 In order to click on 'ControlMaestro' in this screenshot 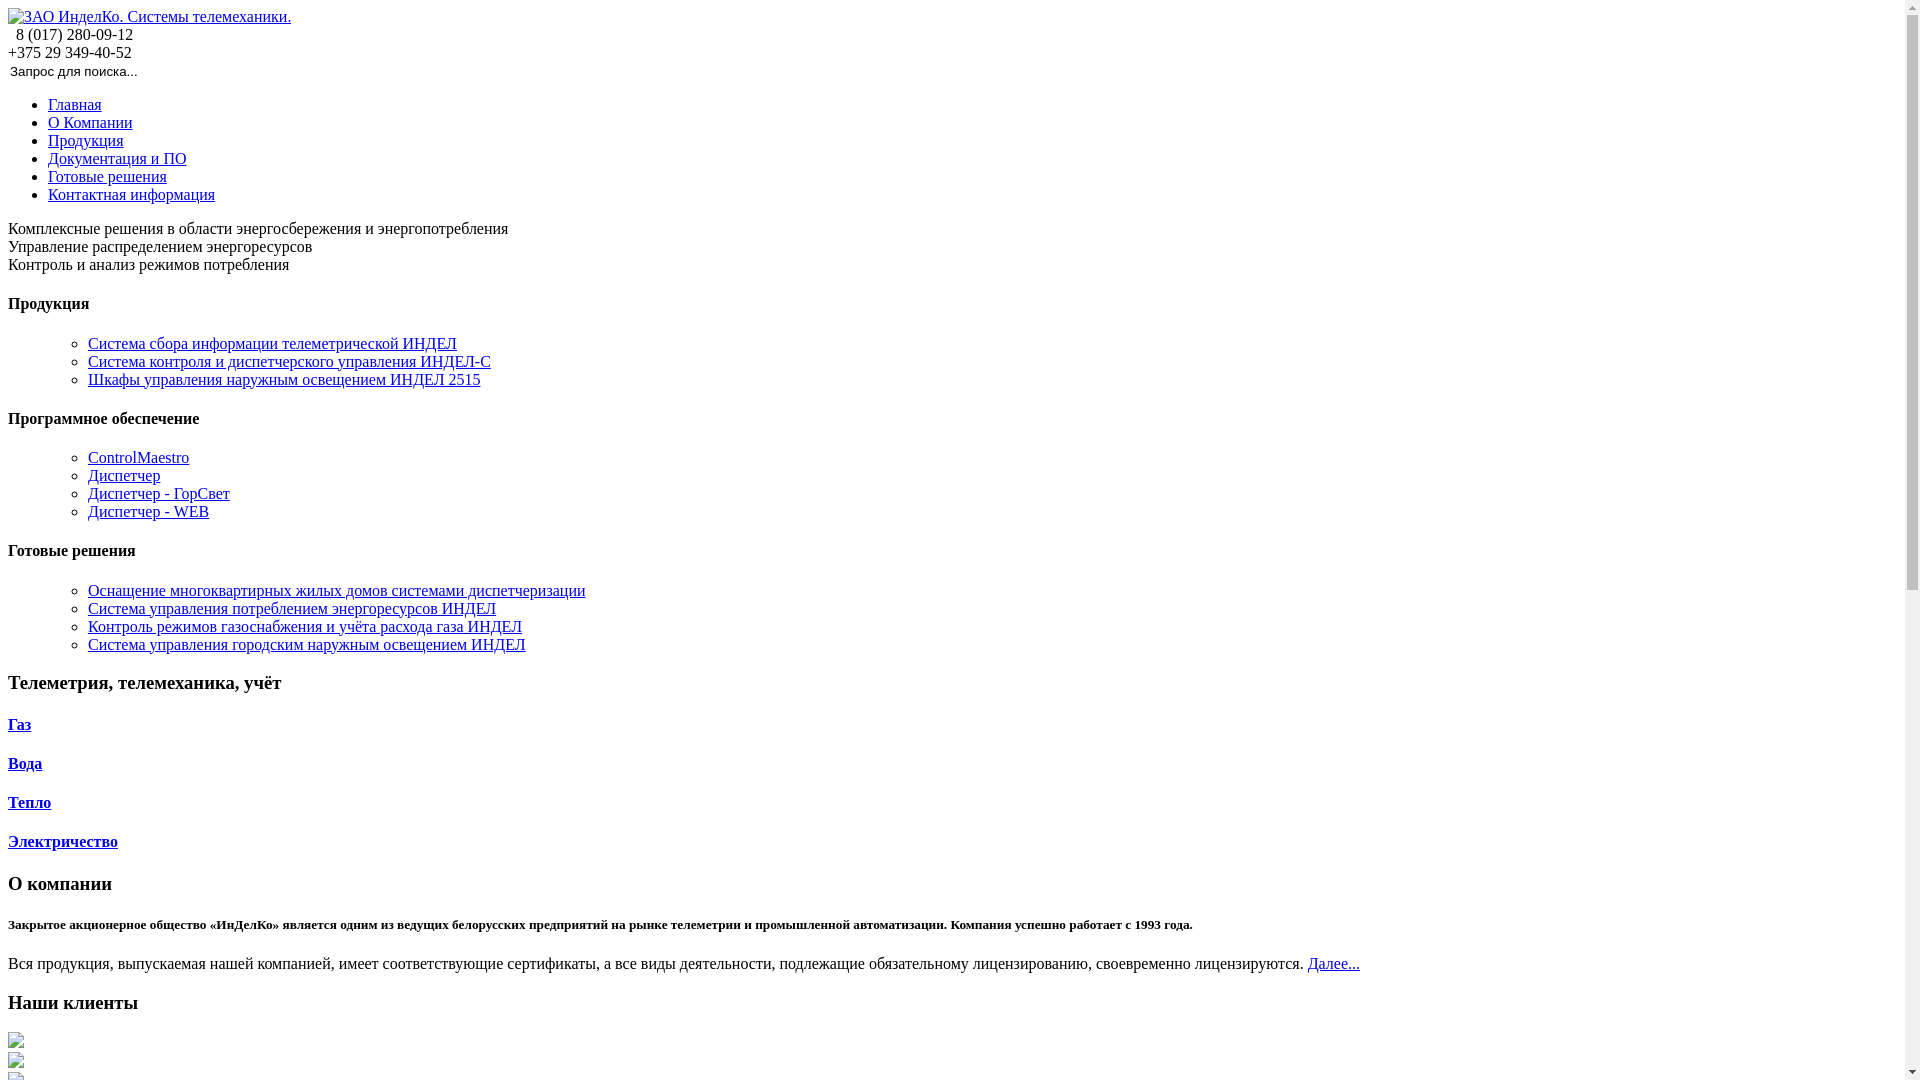, I will do `click(137, 457)`.